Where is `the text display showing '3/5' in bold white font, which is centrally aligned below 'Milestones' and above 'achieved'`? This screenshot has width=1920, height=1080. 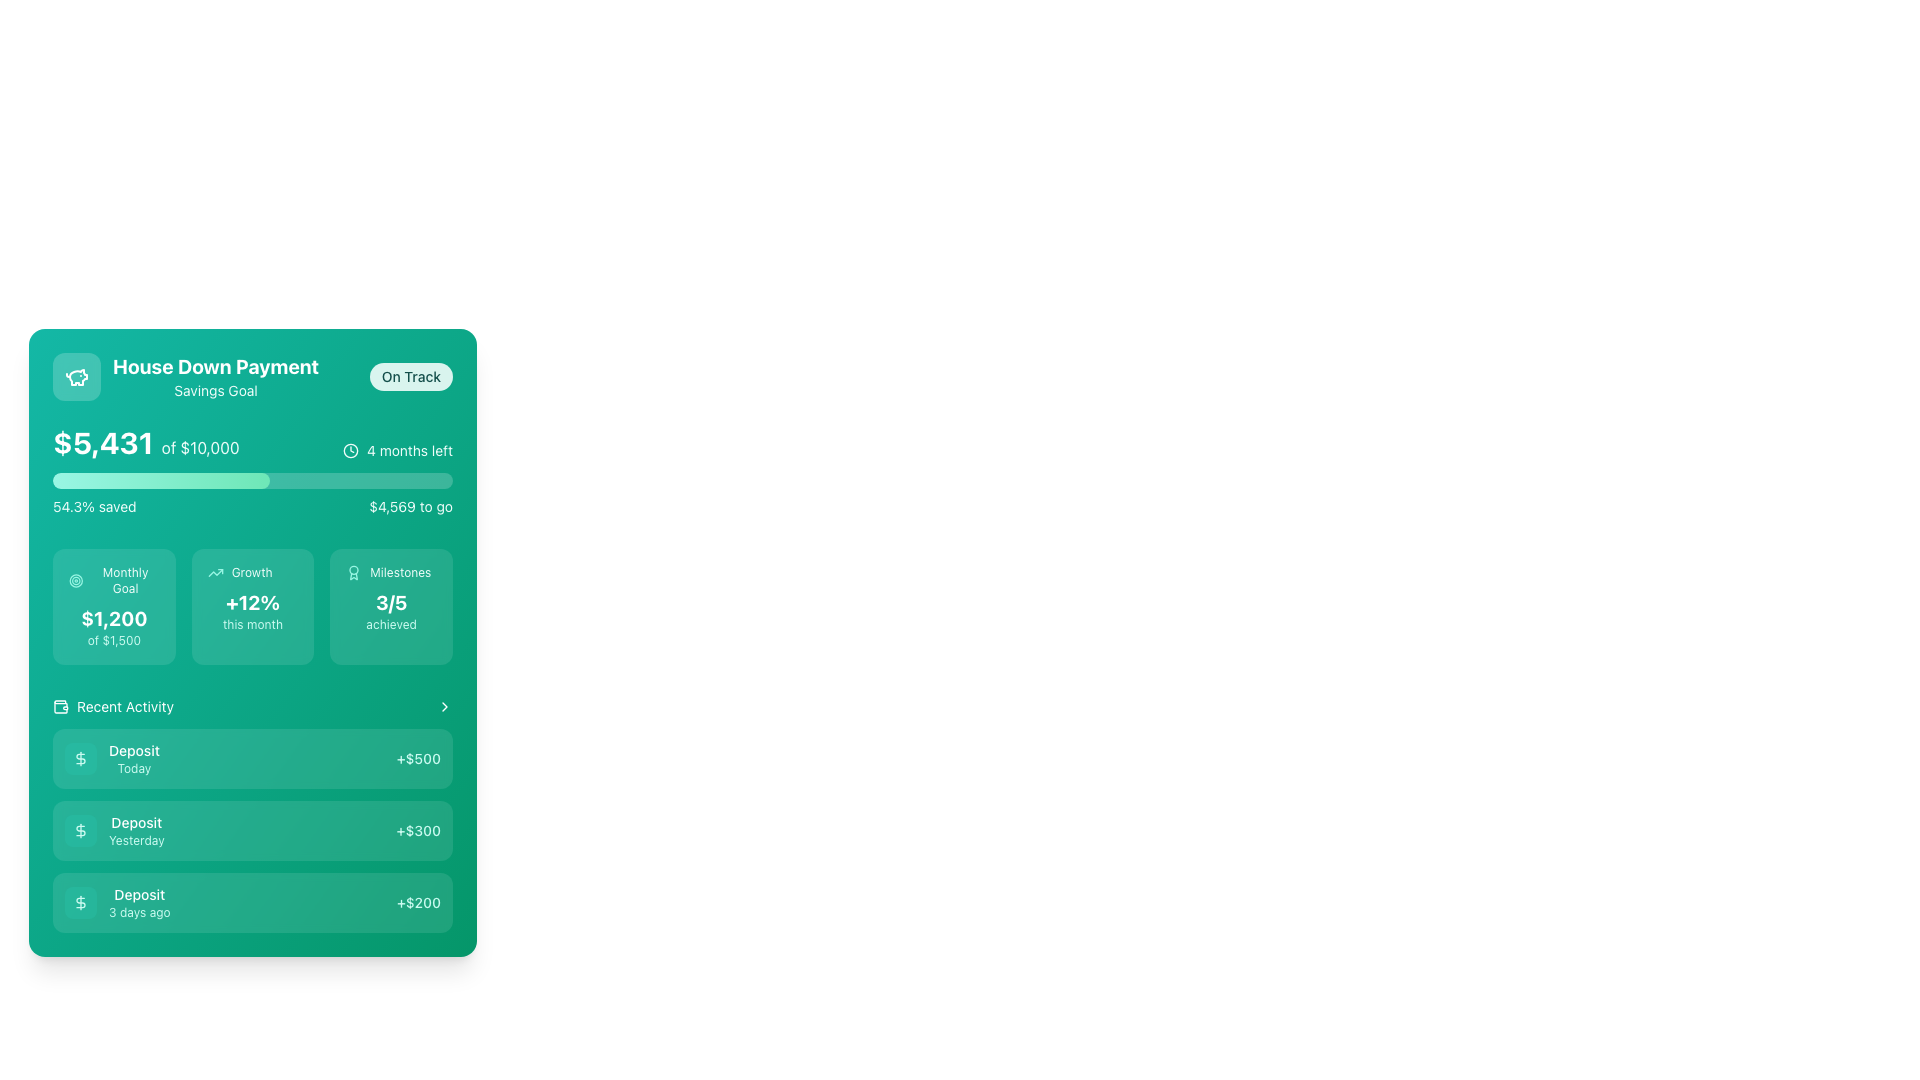
the text display showing '3/5' in bold white font, which is centrally aligned below 'Milestones' and above 'achieved' is located at coordinates (391, 601).